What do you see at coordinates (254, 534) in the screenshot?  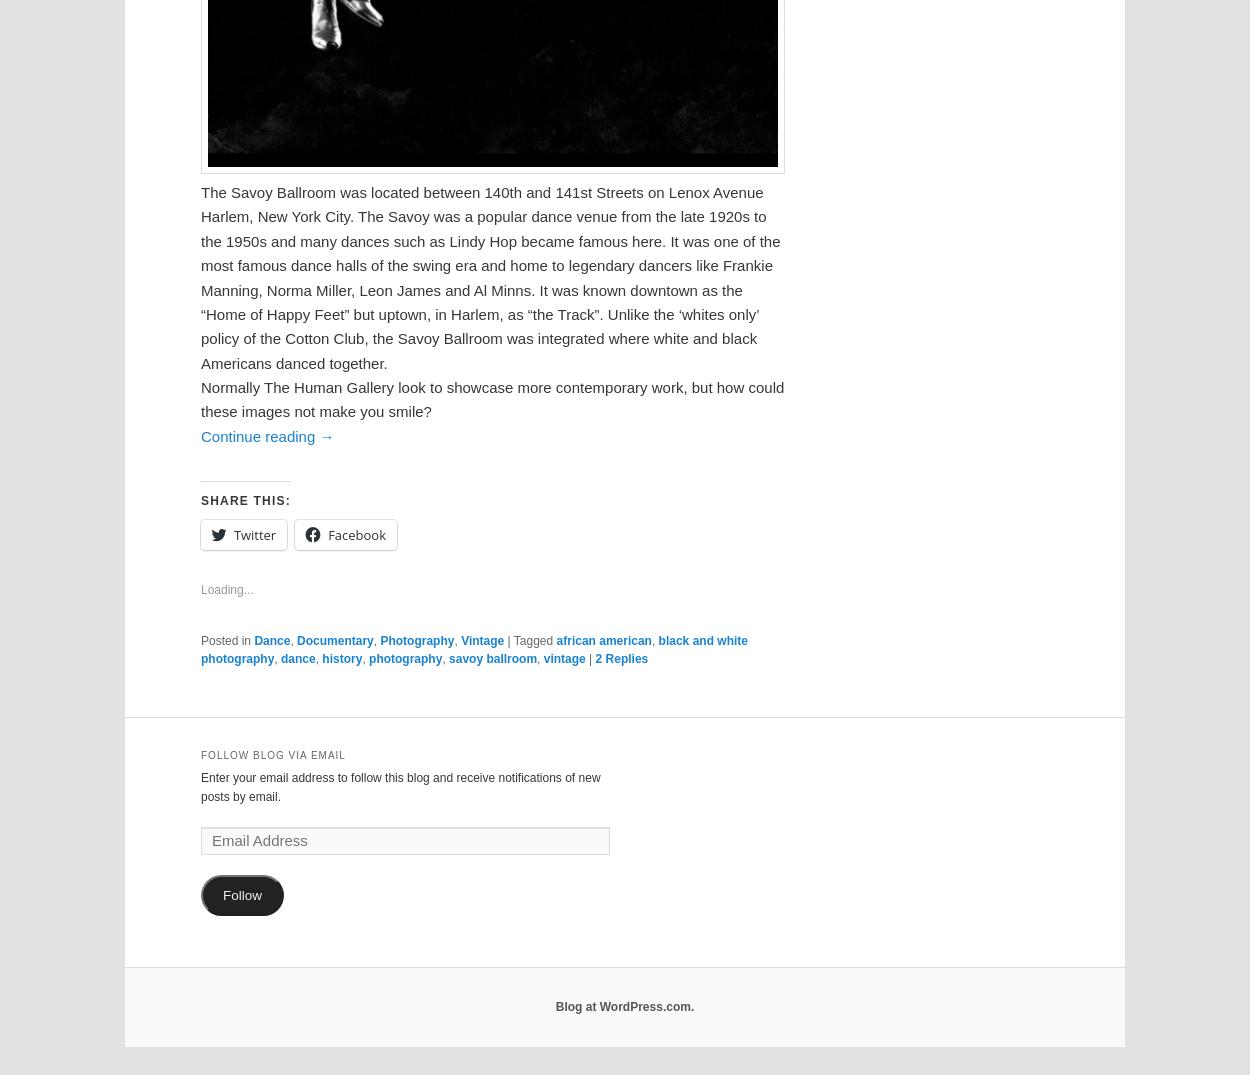 I see `'Twitter'` at bounding box center [254, 534].